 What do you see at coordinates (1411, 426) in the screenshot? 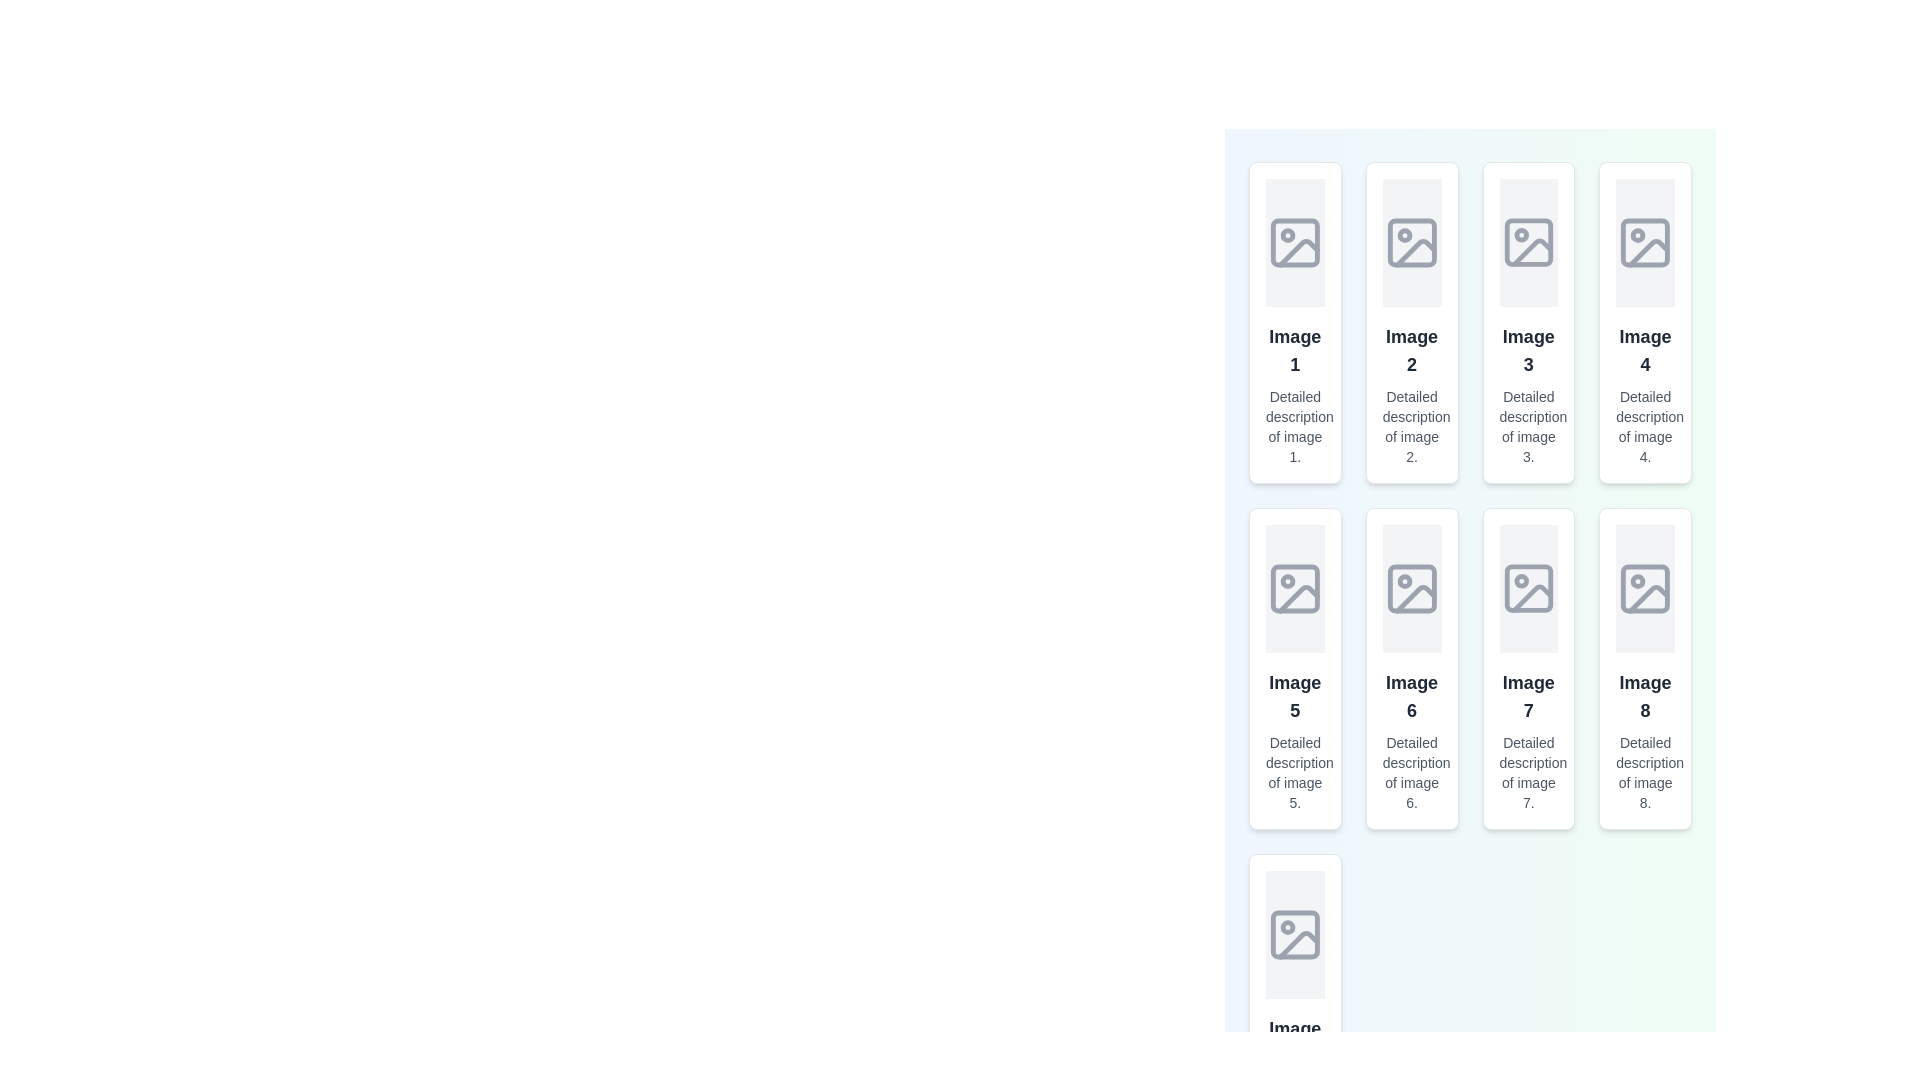
I see `text from the label stating 'Detailed description of image 2.' located below the heading 'Image 2' in the second card of the grid layout` at bounding box center [1411, 426].